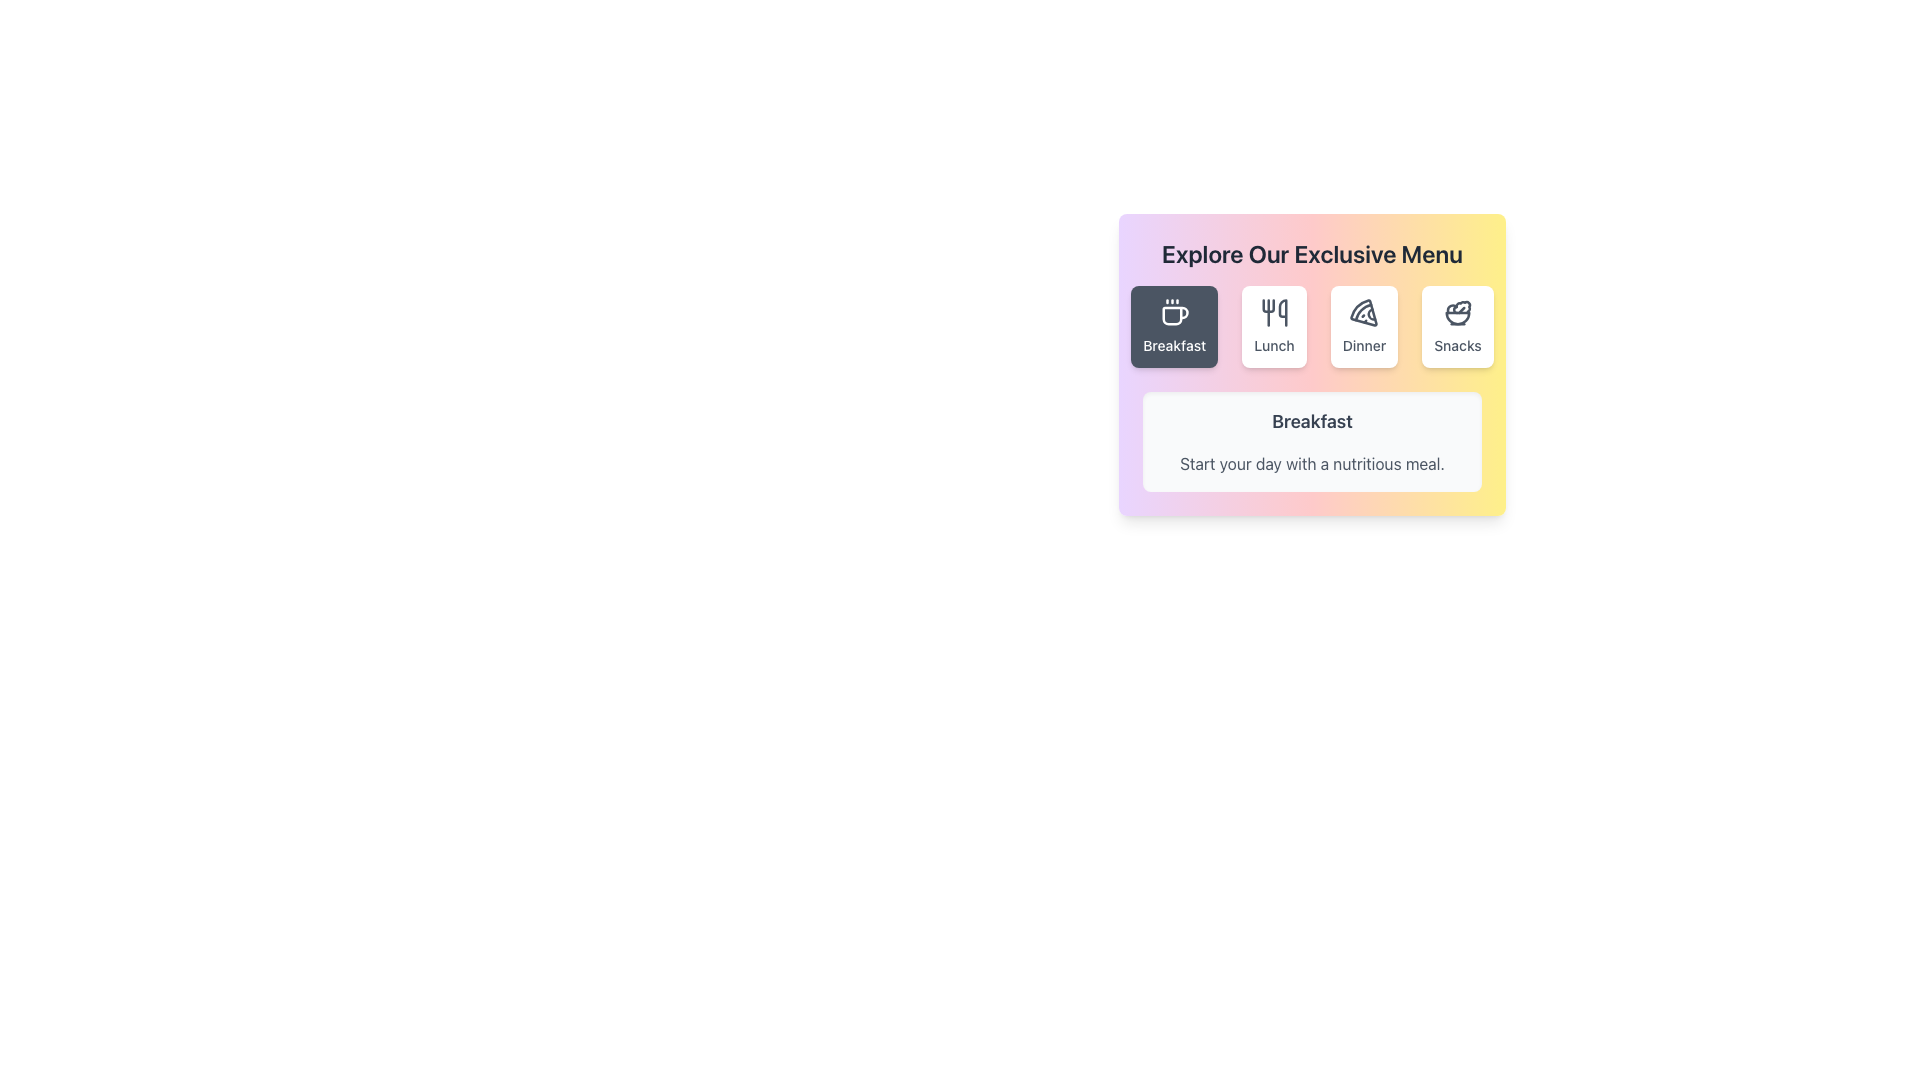  Describe the element at coordinates (1312, 365) in the screenshot. I see `the individual buttons within the Group of Interactive Elements, which is a rectangular section with a gradient background from yellow to purple, located below the title 'Explore Our Exclusive Menu'` at that location.